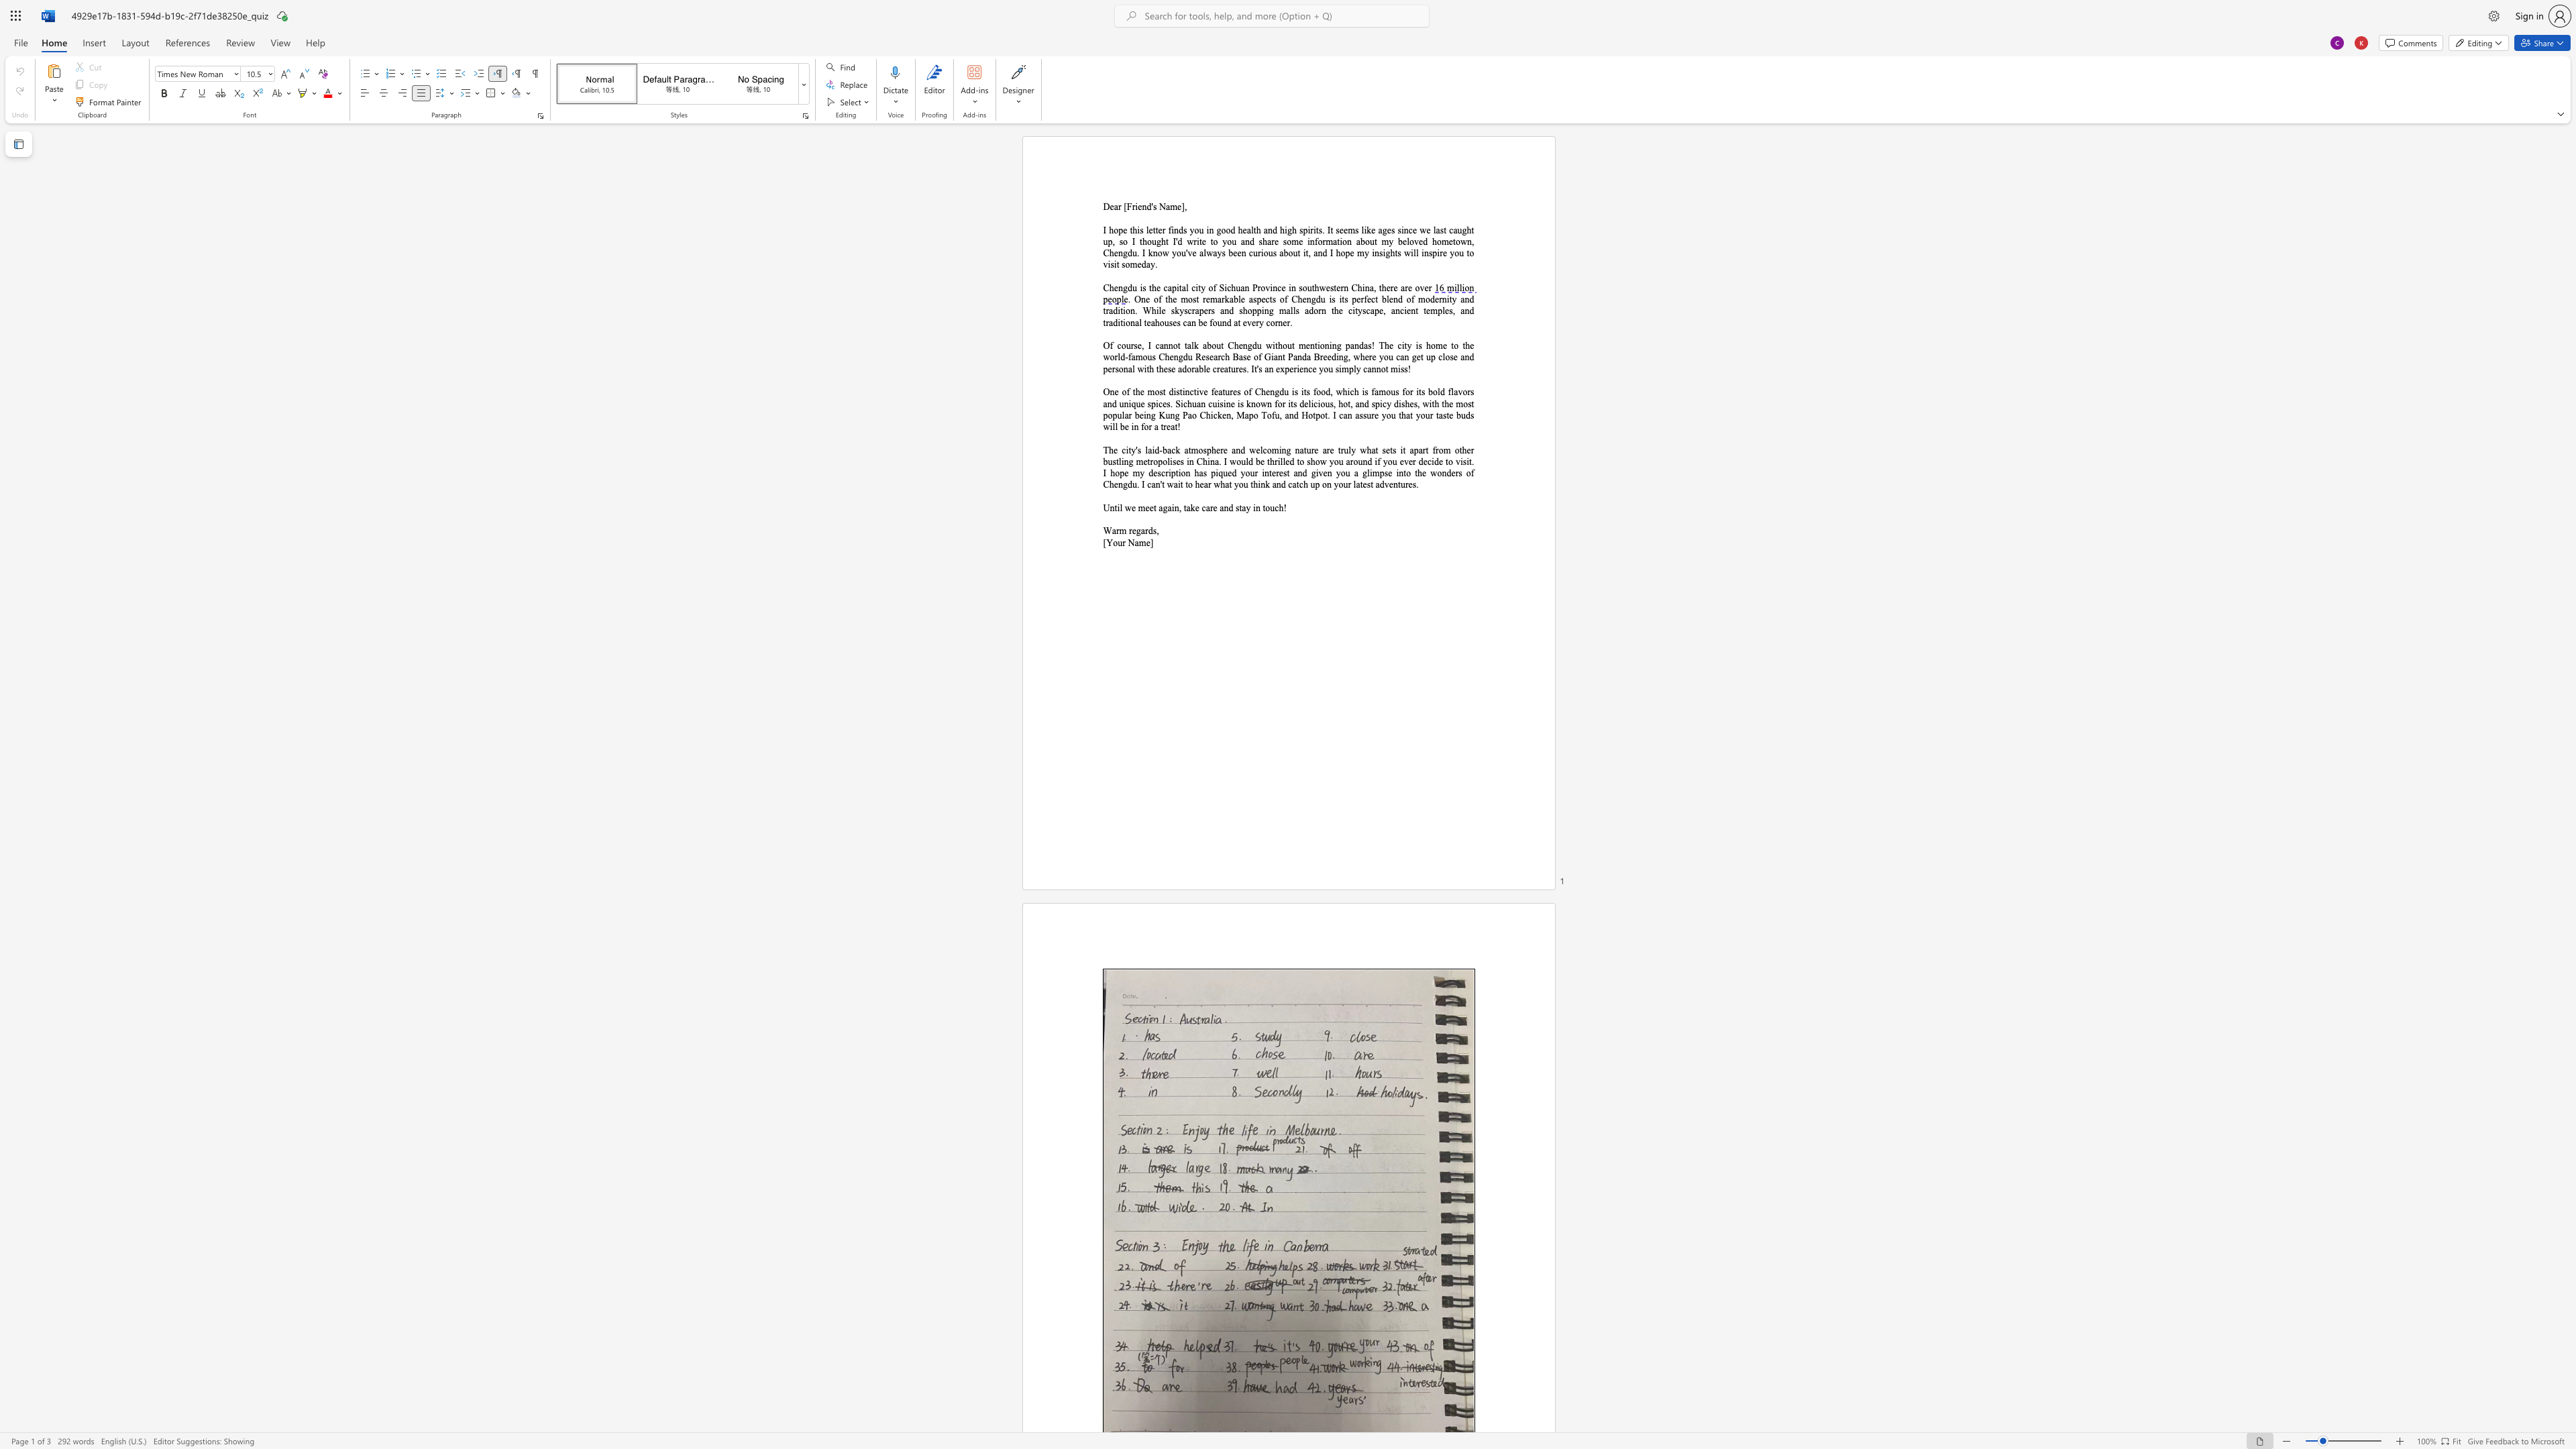 The image size is (2576, 1449). What do you see at coordinates (1122, 542) in the screenshot?
I see `the space between the continuous character "u" and "r" in the text` at bounding box center [1122, 542].